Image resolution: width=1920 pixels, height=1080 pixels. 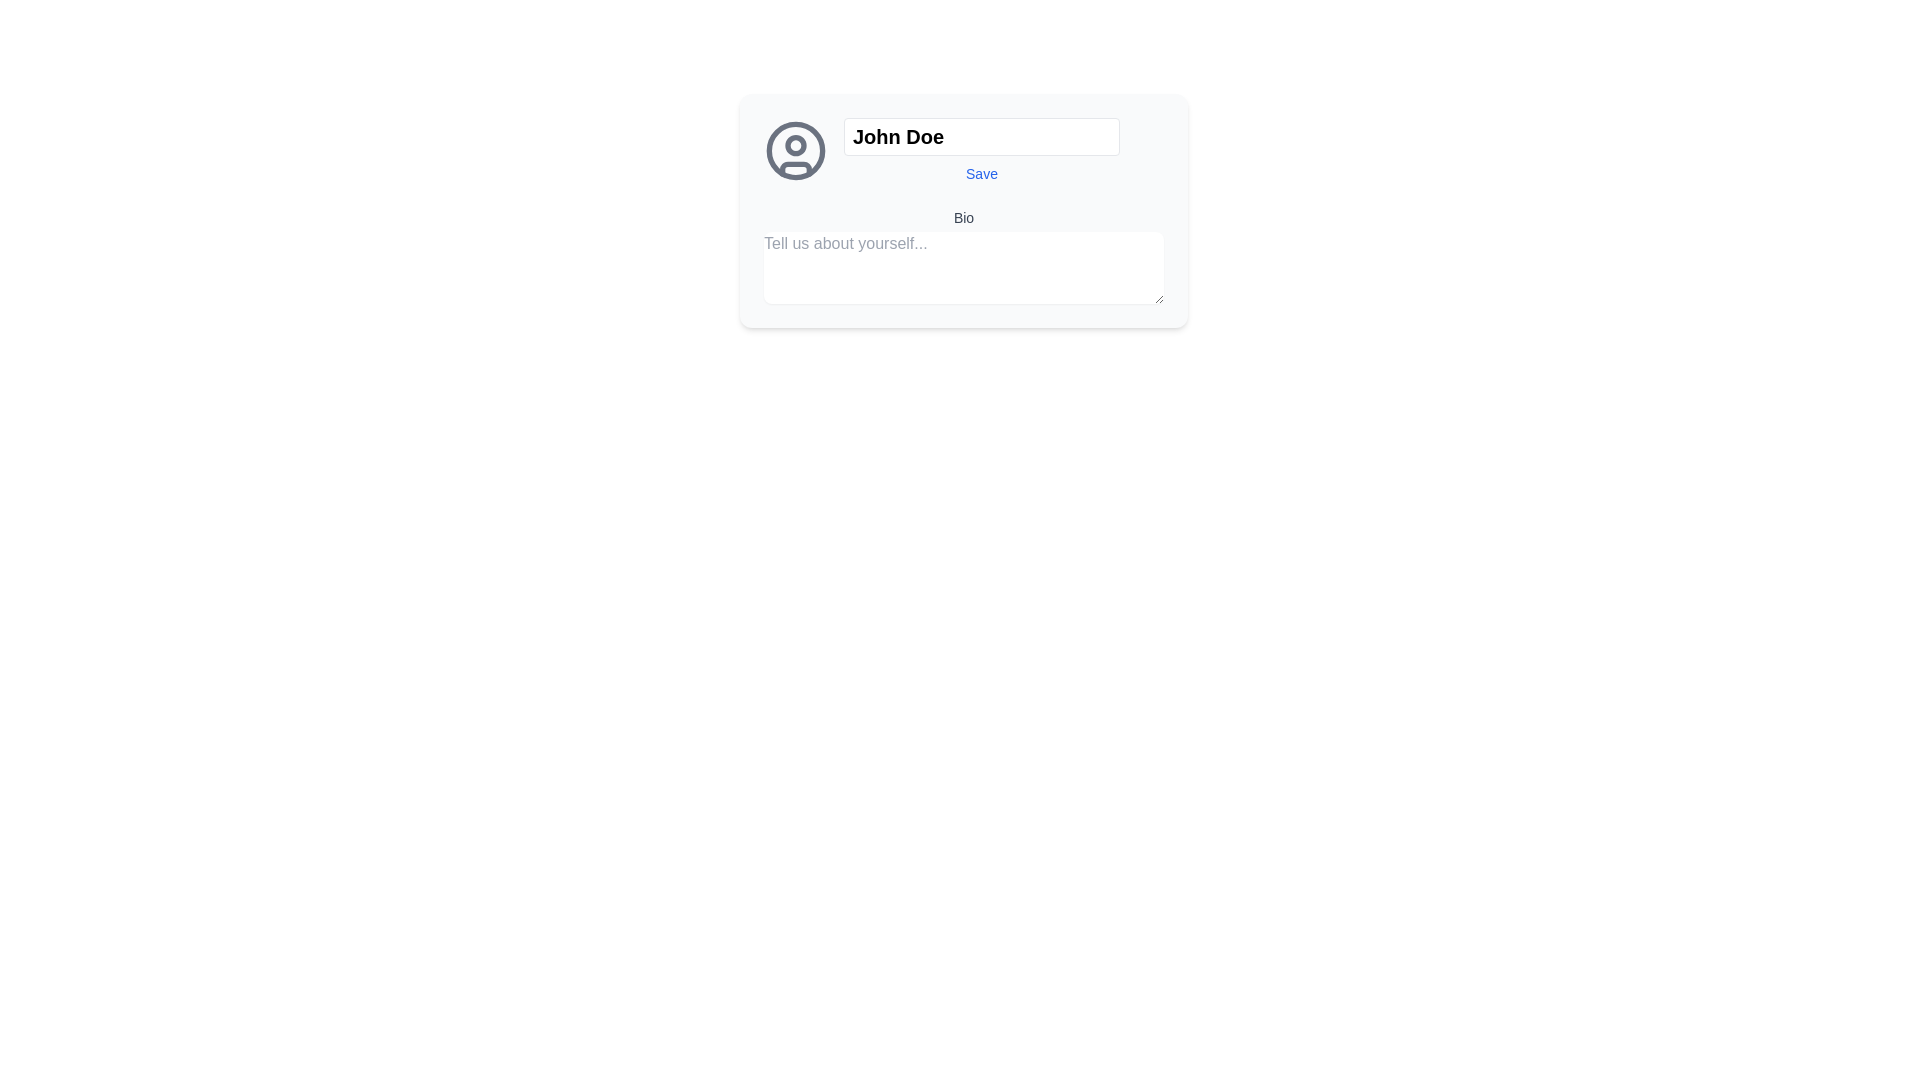 What do you see at coordinates (795, 149) in the screenshot?
I see `the circular user icon located to the left of the text 'John Doe' to interact with it` at bounding box center [795, 149].